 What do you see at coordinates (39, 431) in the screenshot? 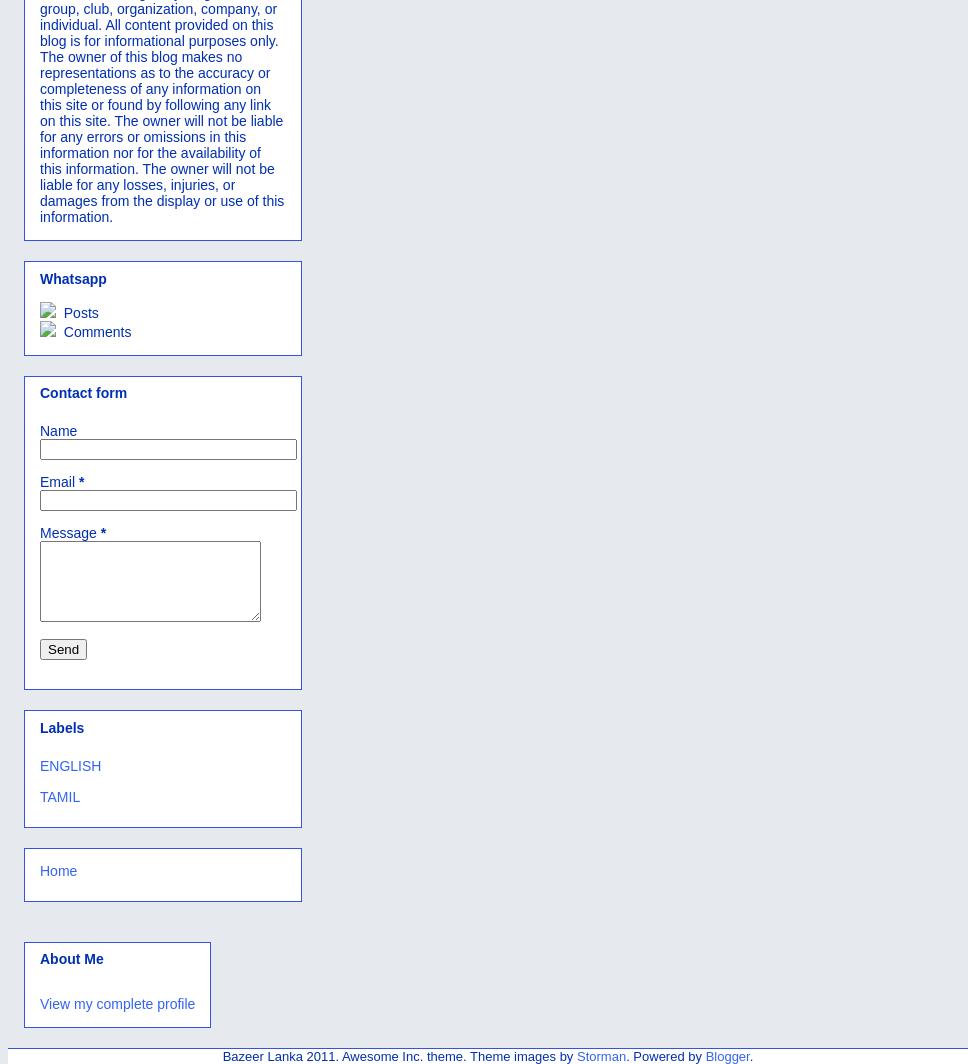
I see `'Name'` at bounding box center [39, 431].